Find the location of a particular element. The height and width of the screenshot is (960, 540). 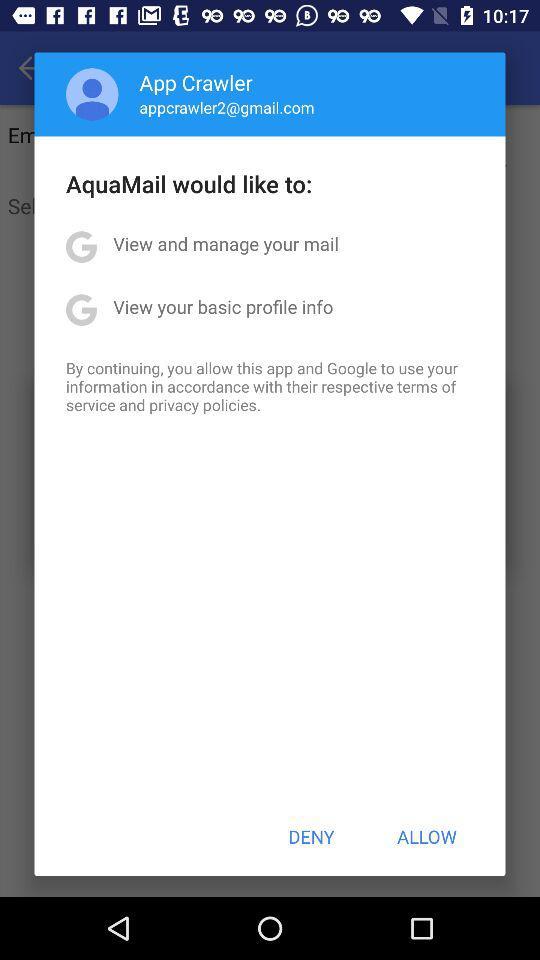

view and manage is located at coordinates (225, 242).